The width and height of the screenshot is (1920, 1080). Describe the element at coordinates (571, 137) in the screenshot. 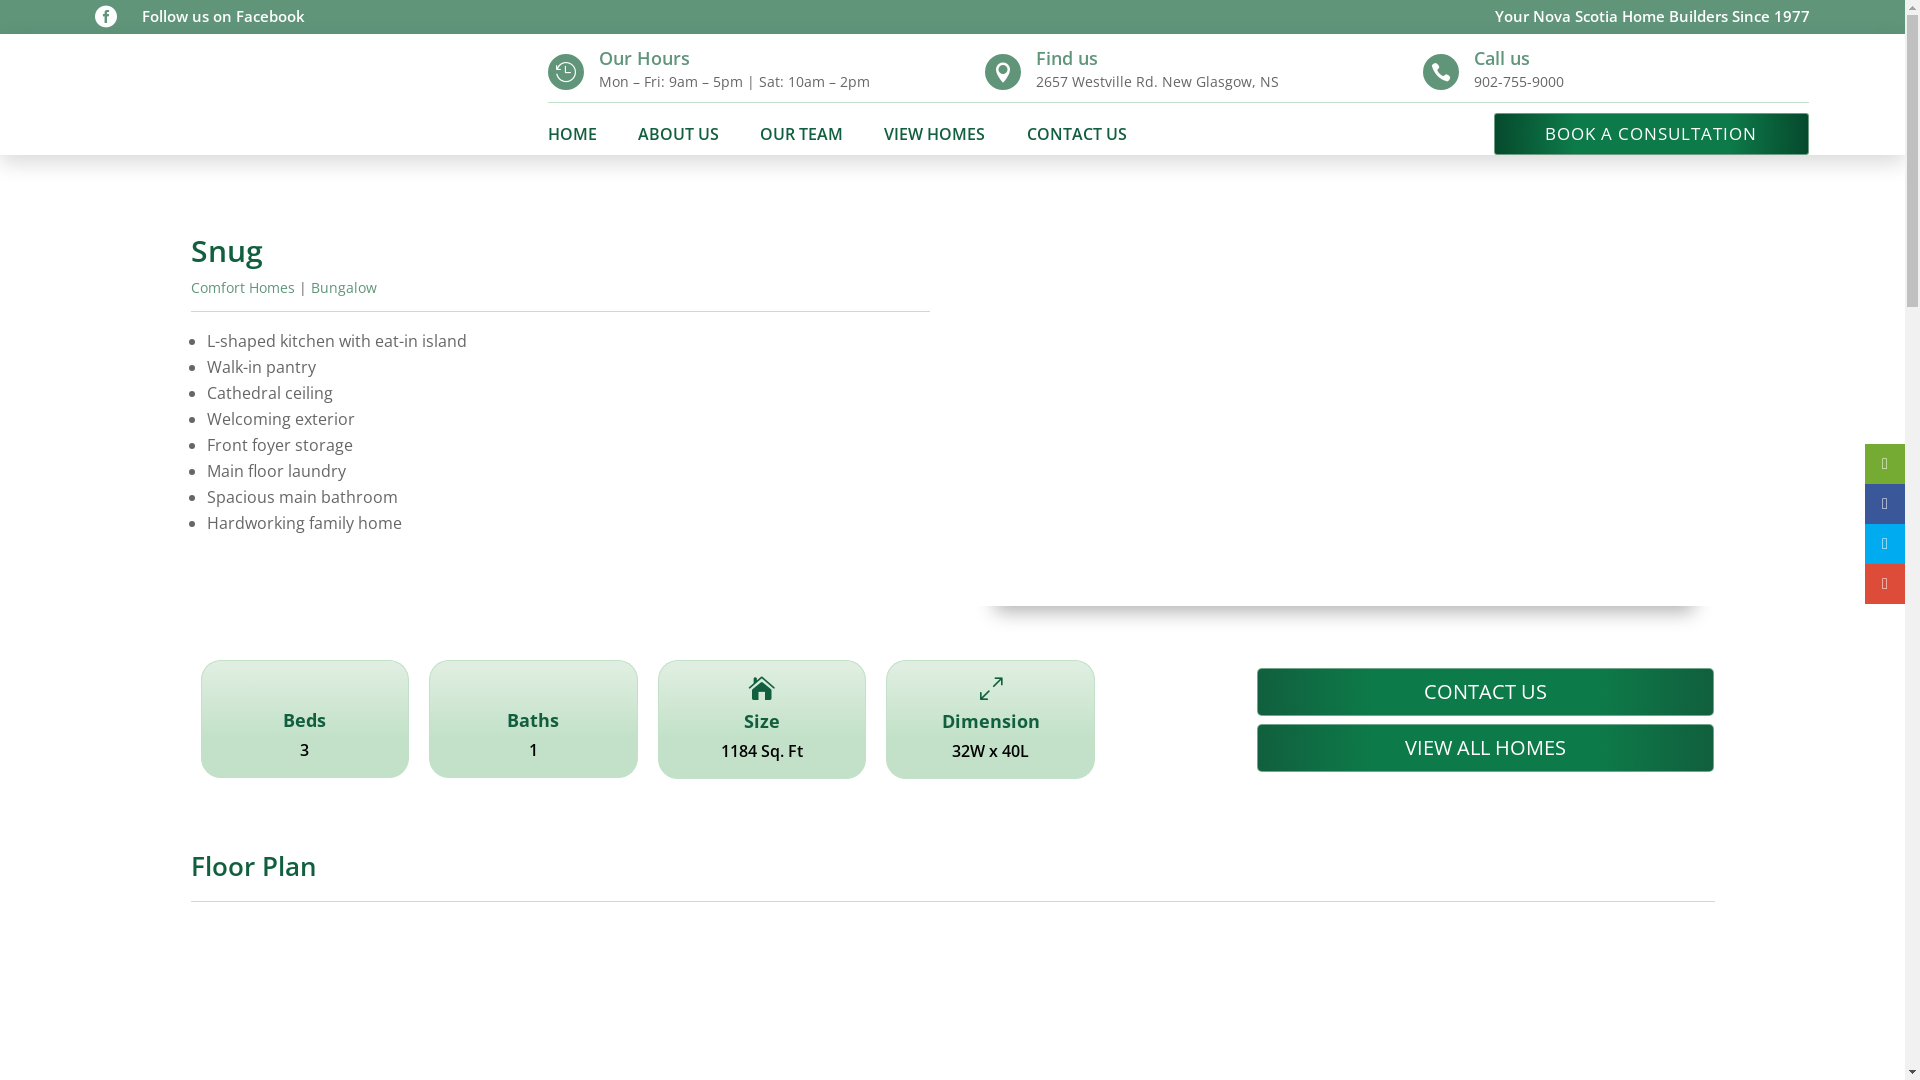

I see `'HOME'` at that location.